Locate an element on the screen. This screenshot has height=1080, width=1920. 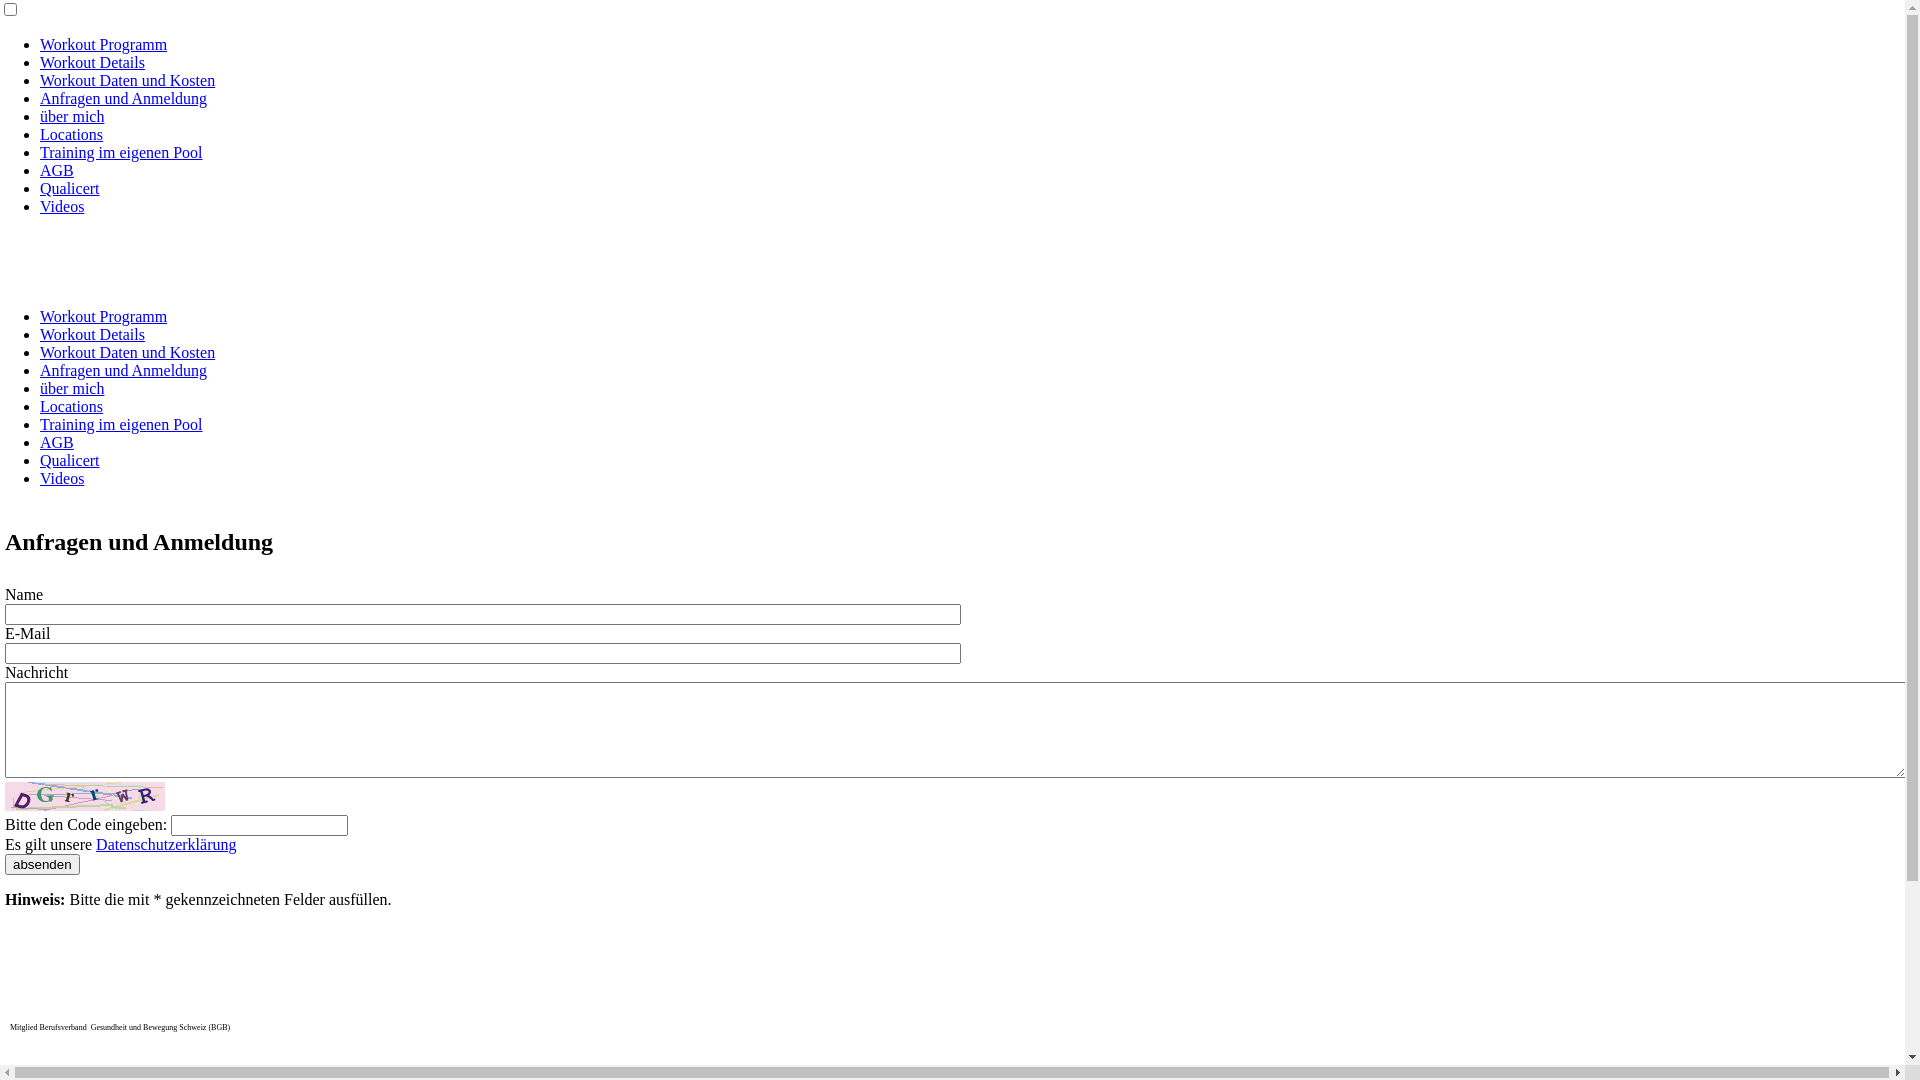
'Workout Programm' is located at coordinates (102, 44).